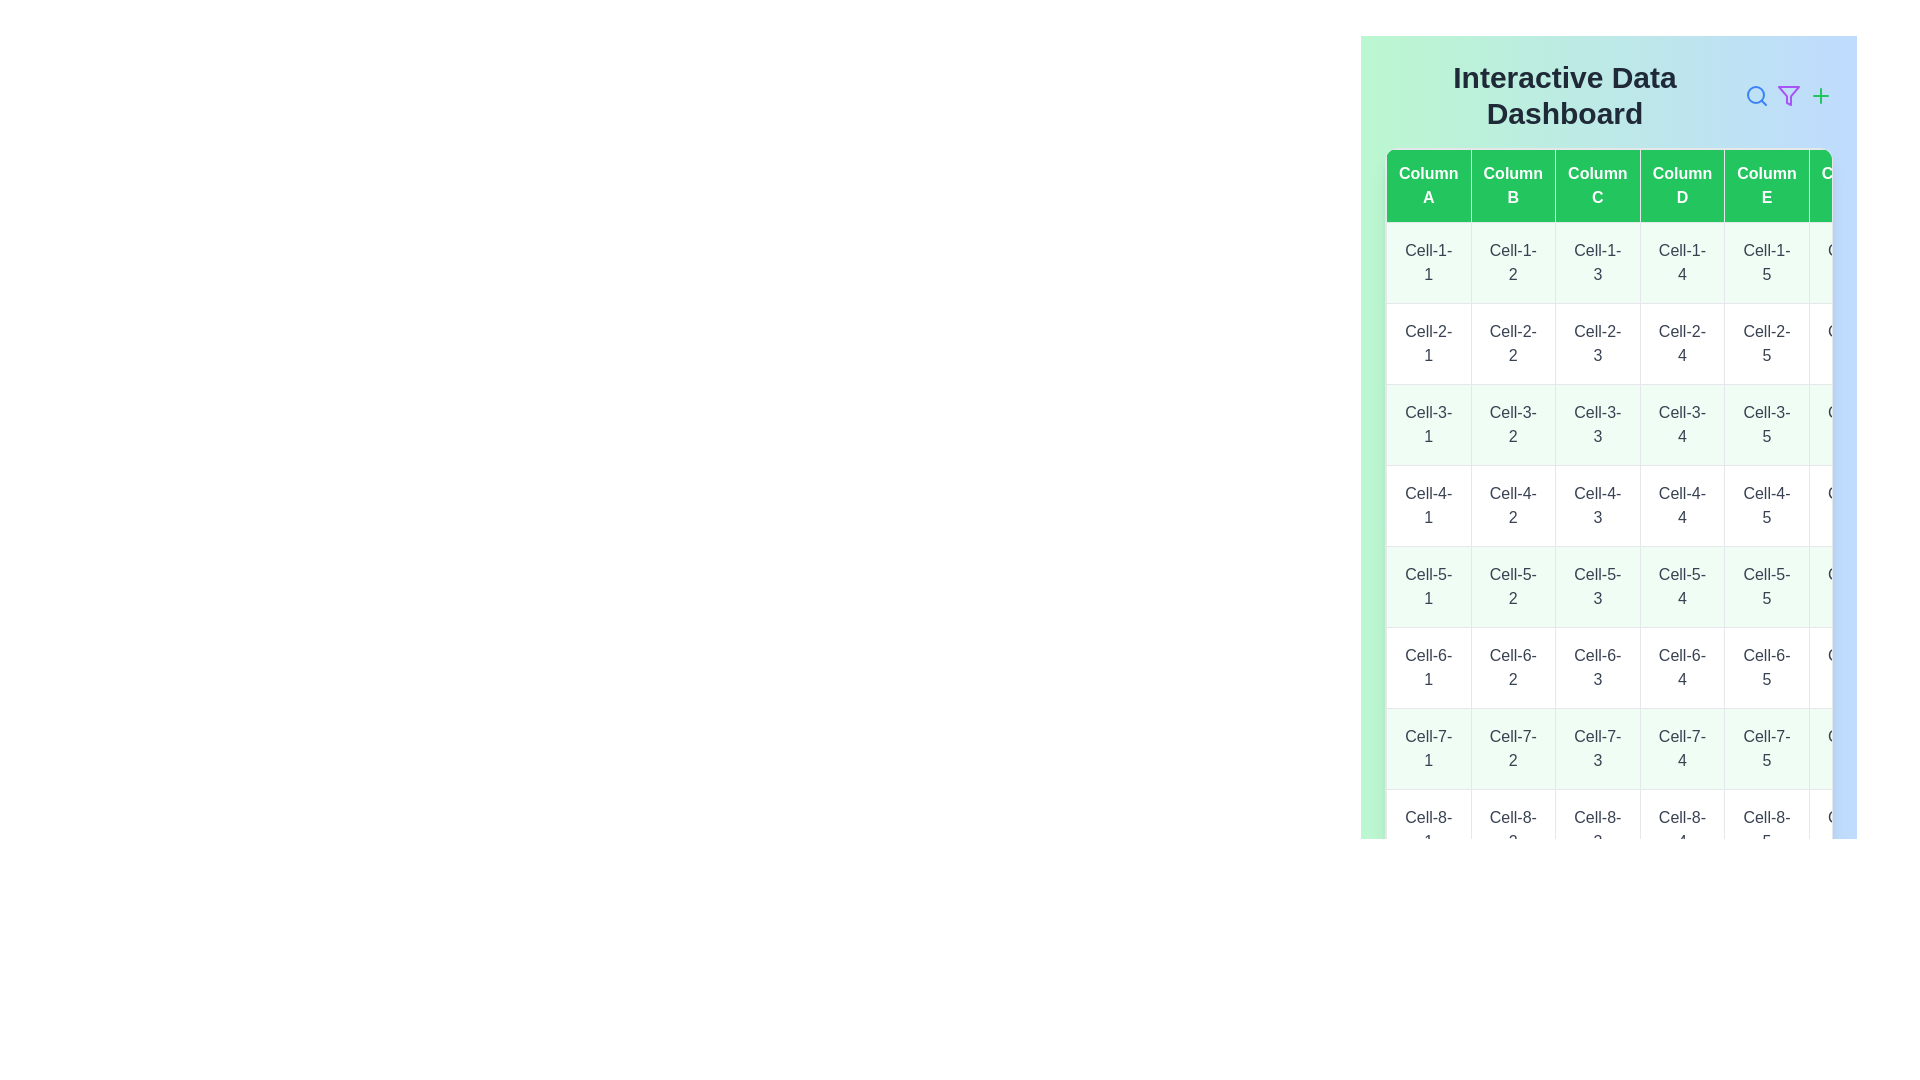  Describe the element at coordinates (1789, 96) in the screenshot. I see `the filter icon to activate the filter functionality` at that location.